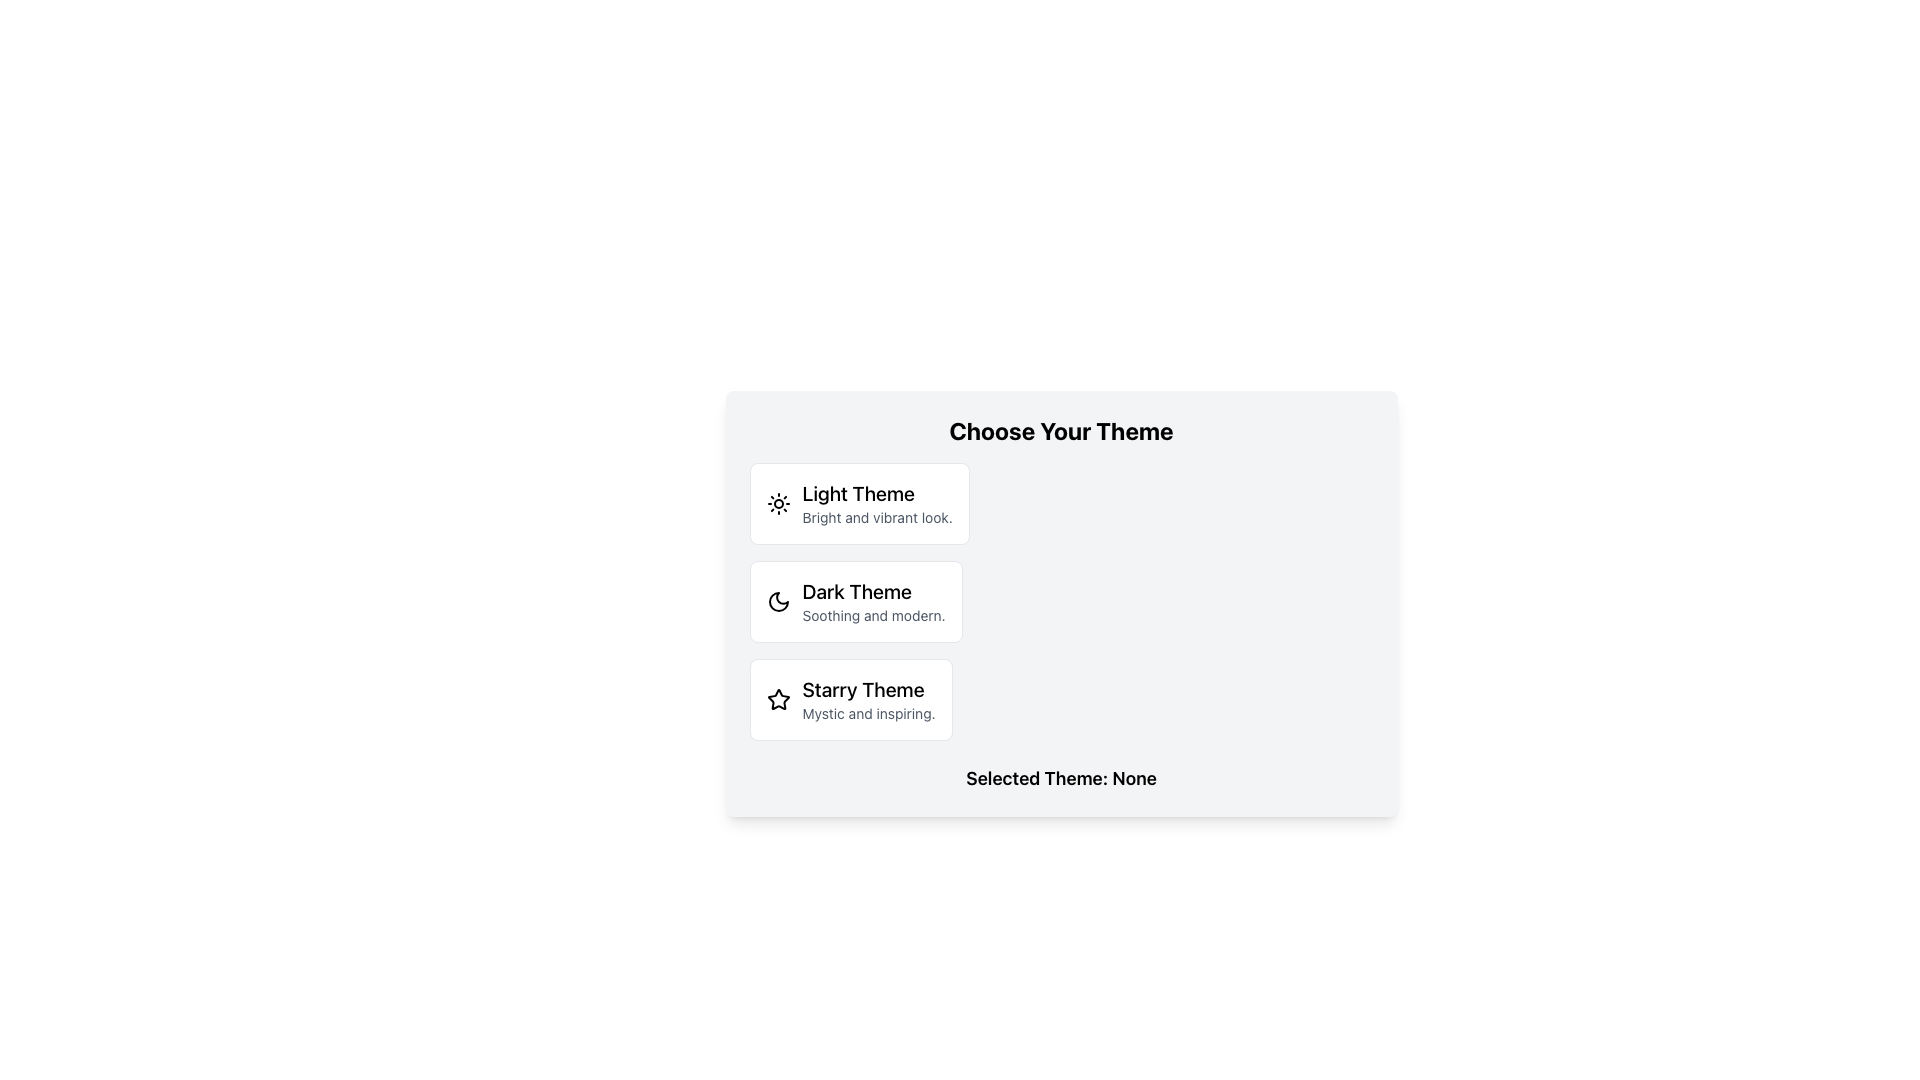 This screenshot has width=1920, height=1080. I want to click on the 'Starry Theme' text description element, which features a bold first line and a lighter second line, located at the bottom of the theme list, so click(868, 698).